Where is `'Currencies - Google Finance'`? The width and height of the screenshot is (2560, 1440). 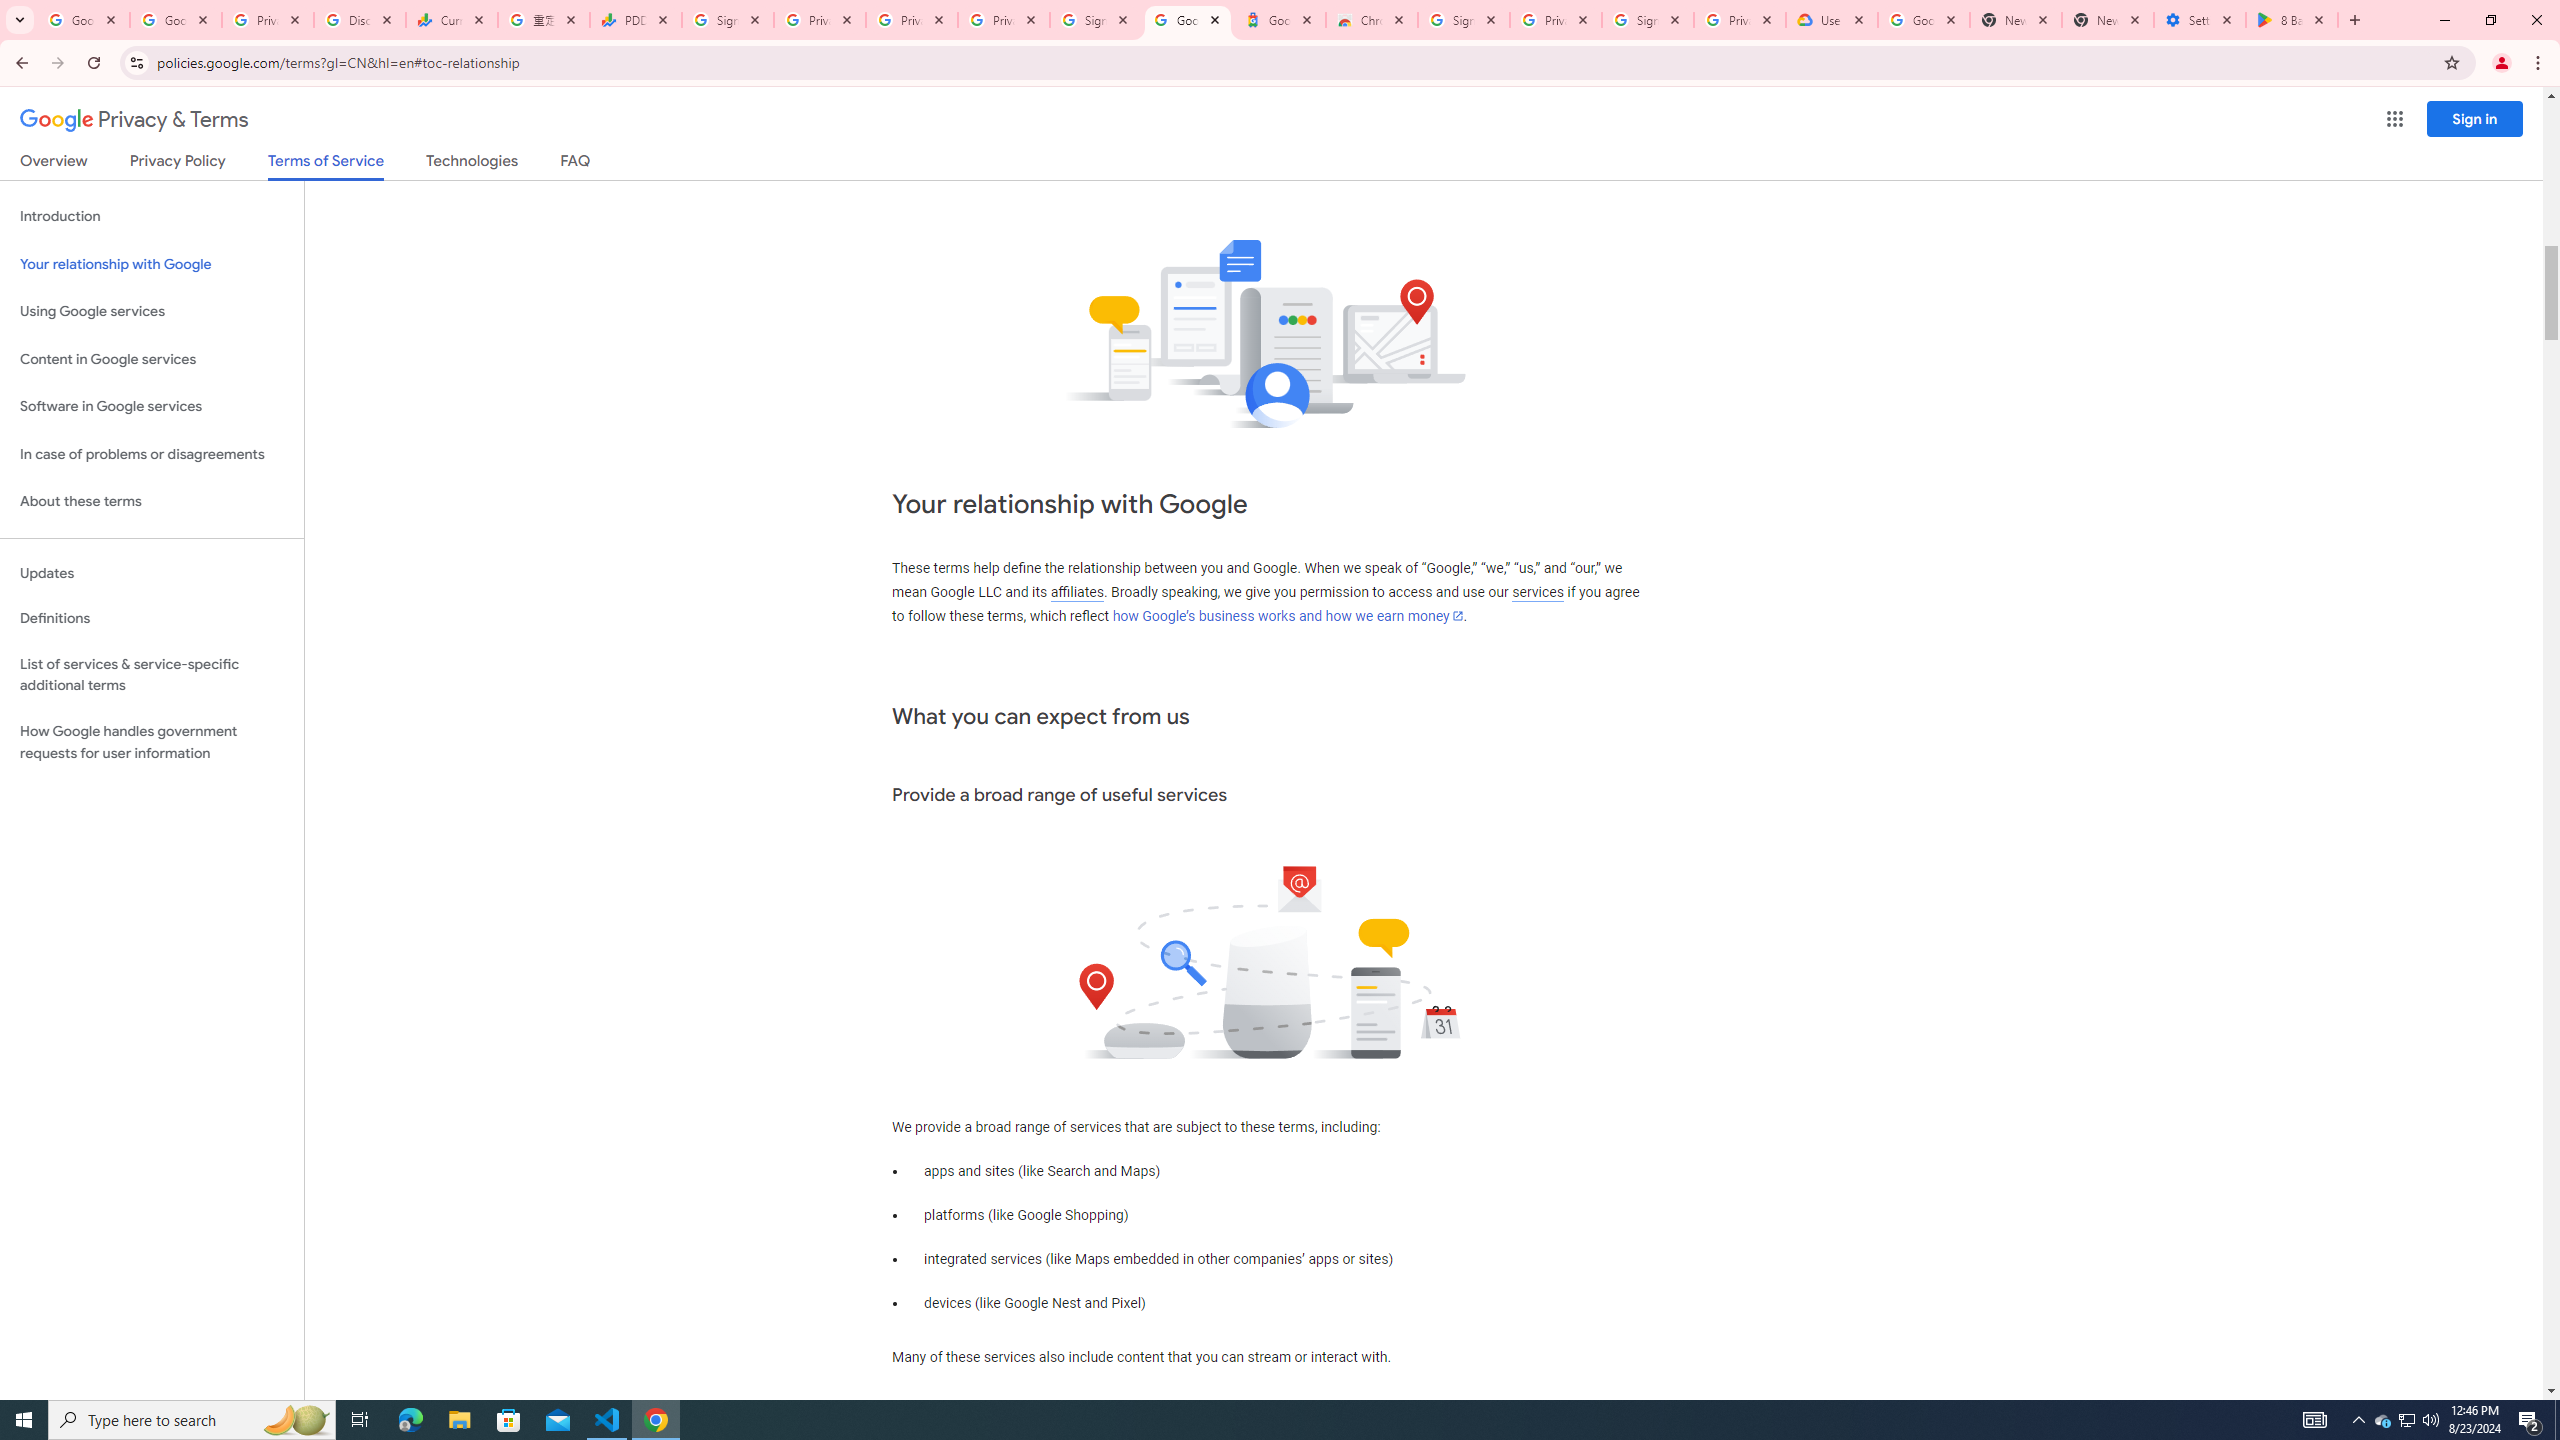 'Currencies - Google Finance' is located at coordinates (451, 19).